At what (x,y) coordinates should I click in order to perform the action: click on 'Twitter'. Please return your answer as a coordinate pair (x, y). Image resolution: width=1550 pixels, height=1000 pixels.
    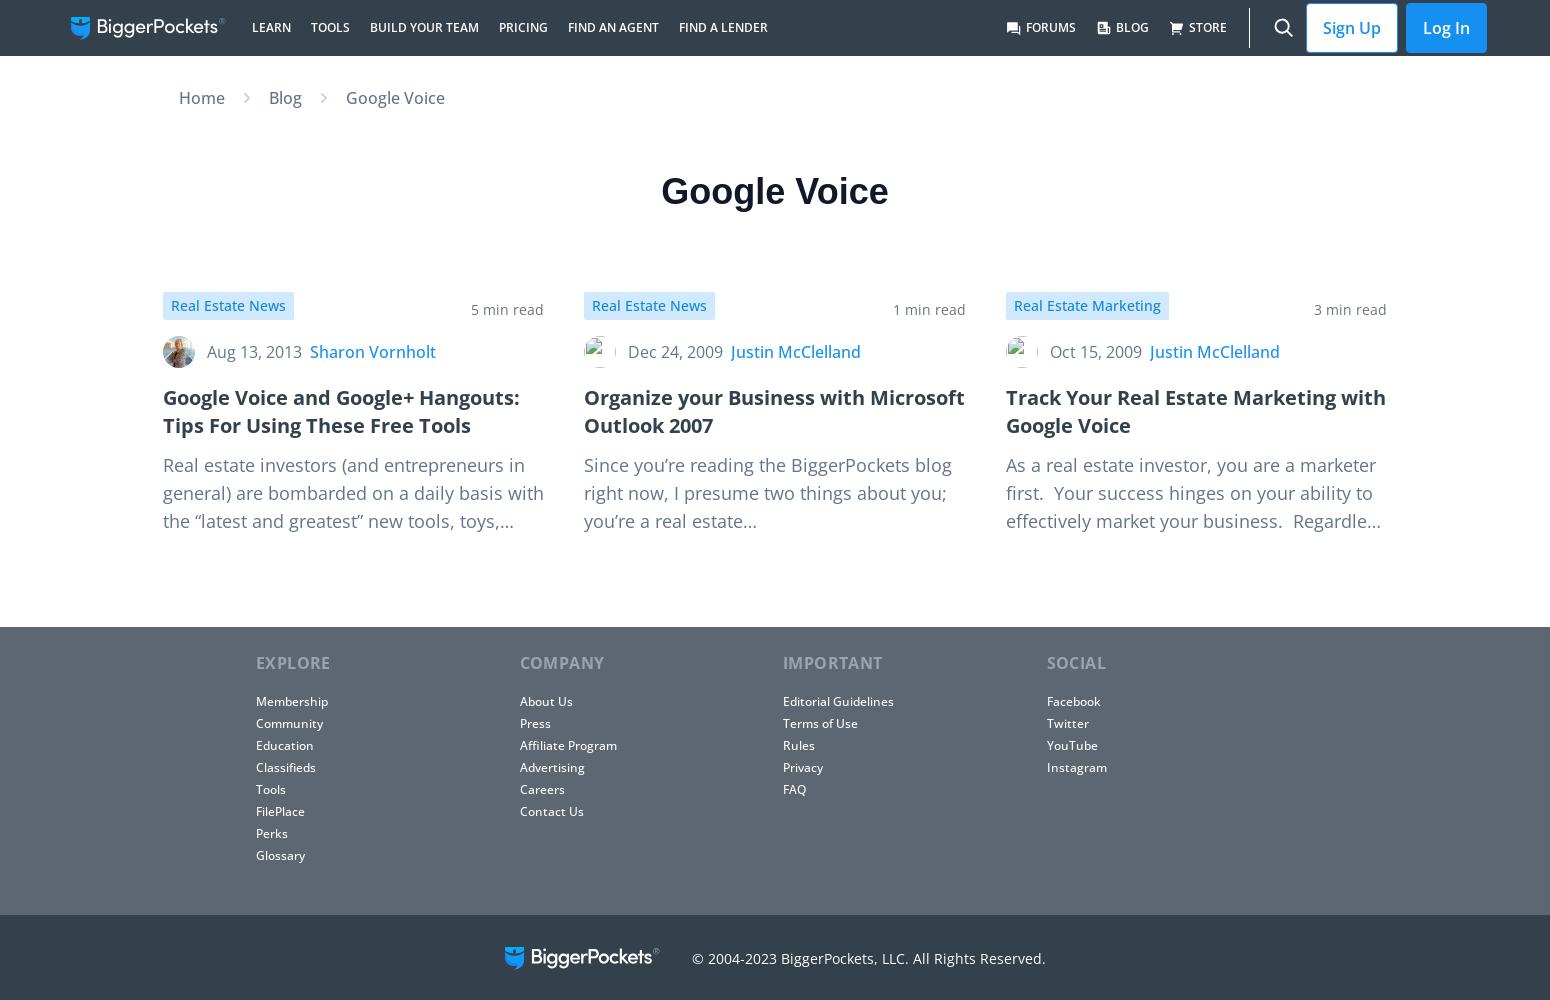
    Looking at the image, I should click on (1045, 722).